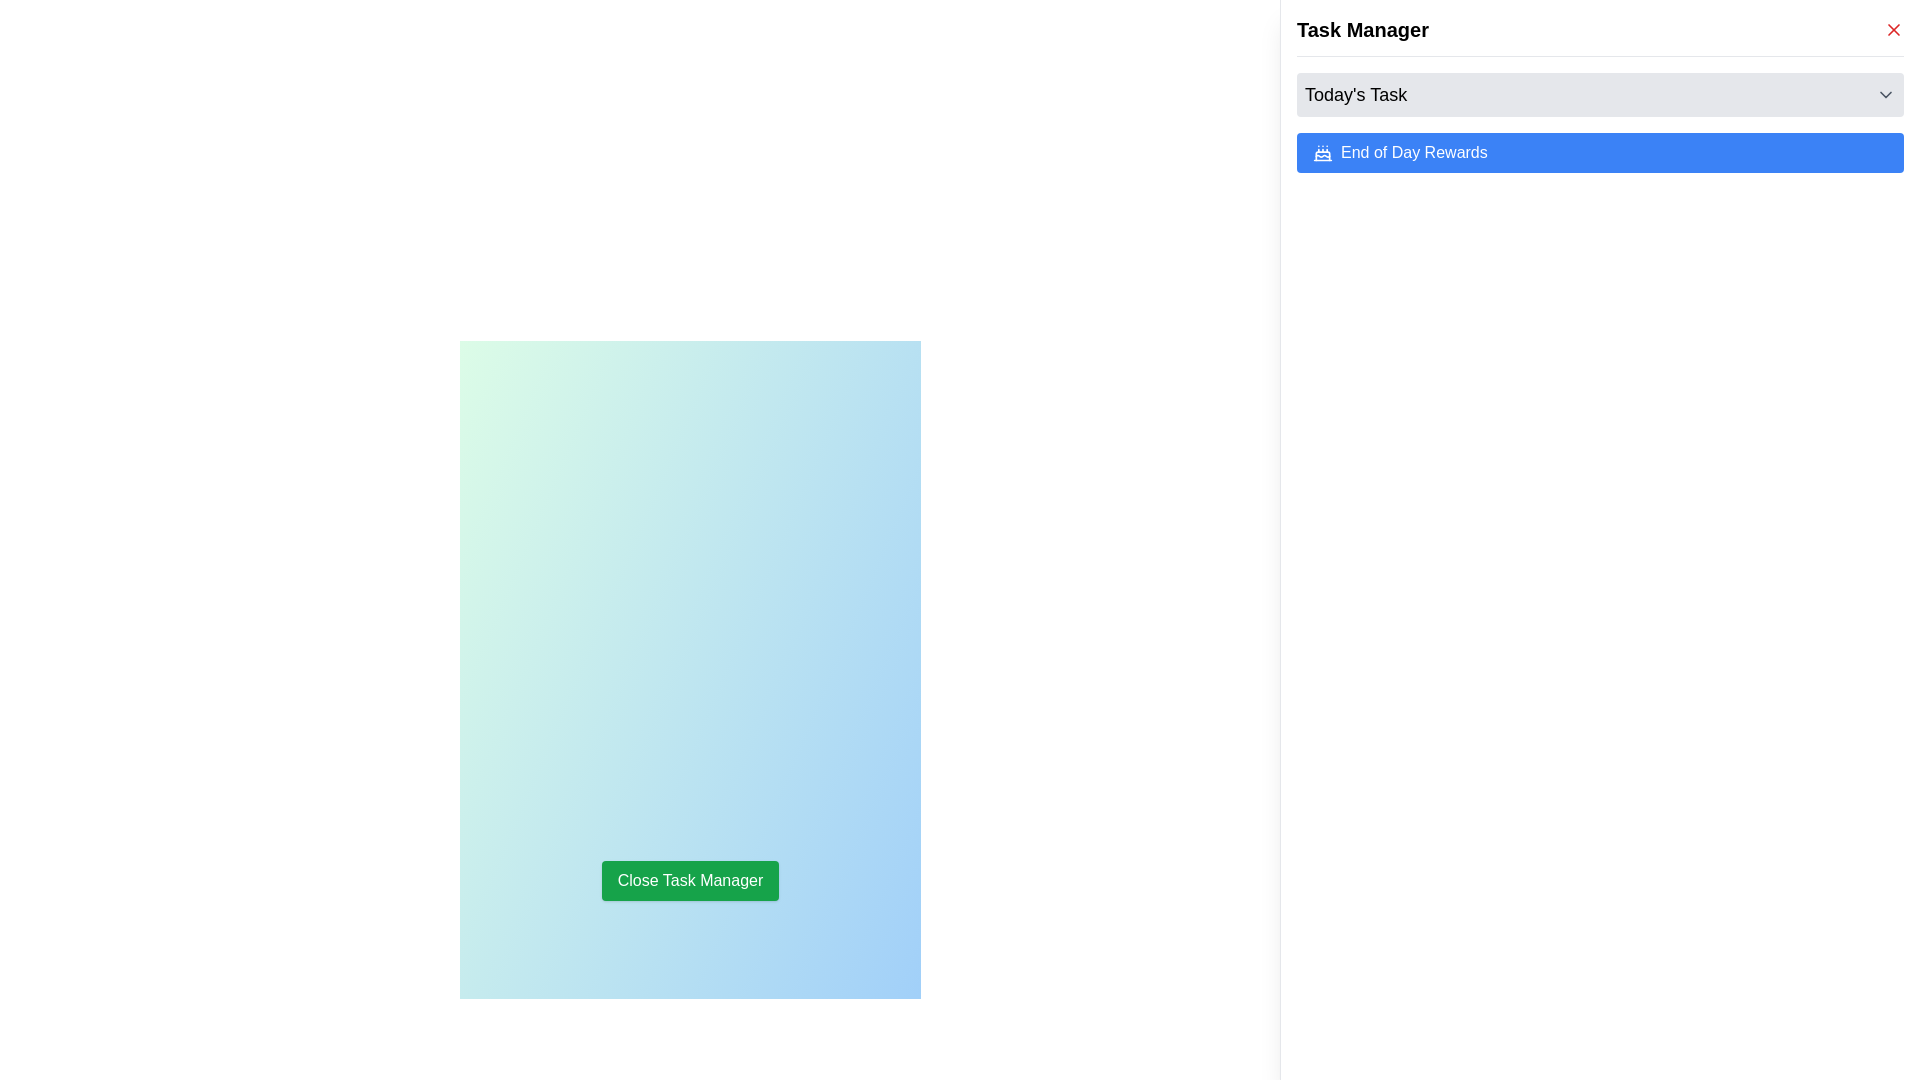  Describe the element at coordinates (1893, 30) in the screenshot. I see `the close button located in the top-right corner of the interface next to the title 'Task Manager'` at that location.